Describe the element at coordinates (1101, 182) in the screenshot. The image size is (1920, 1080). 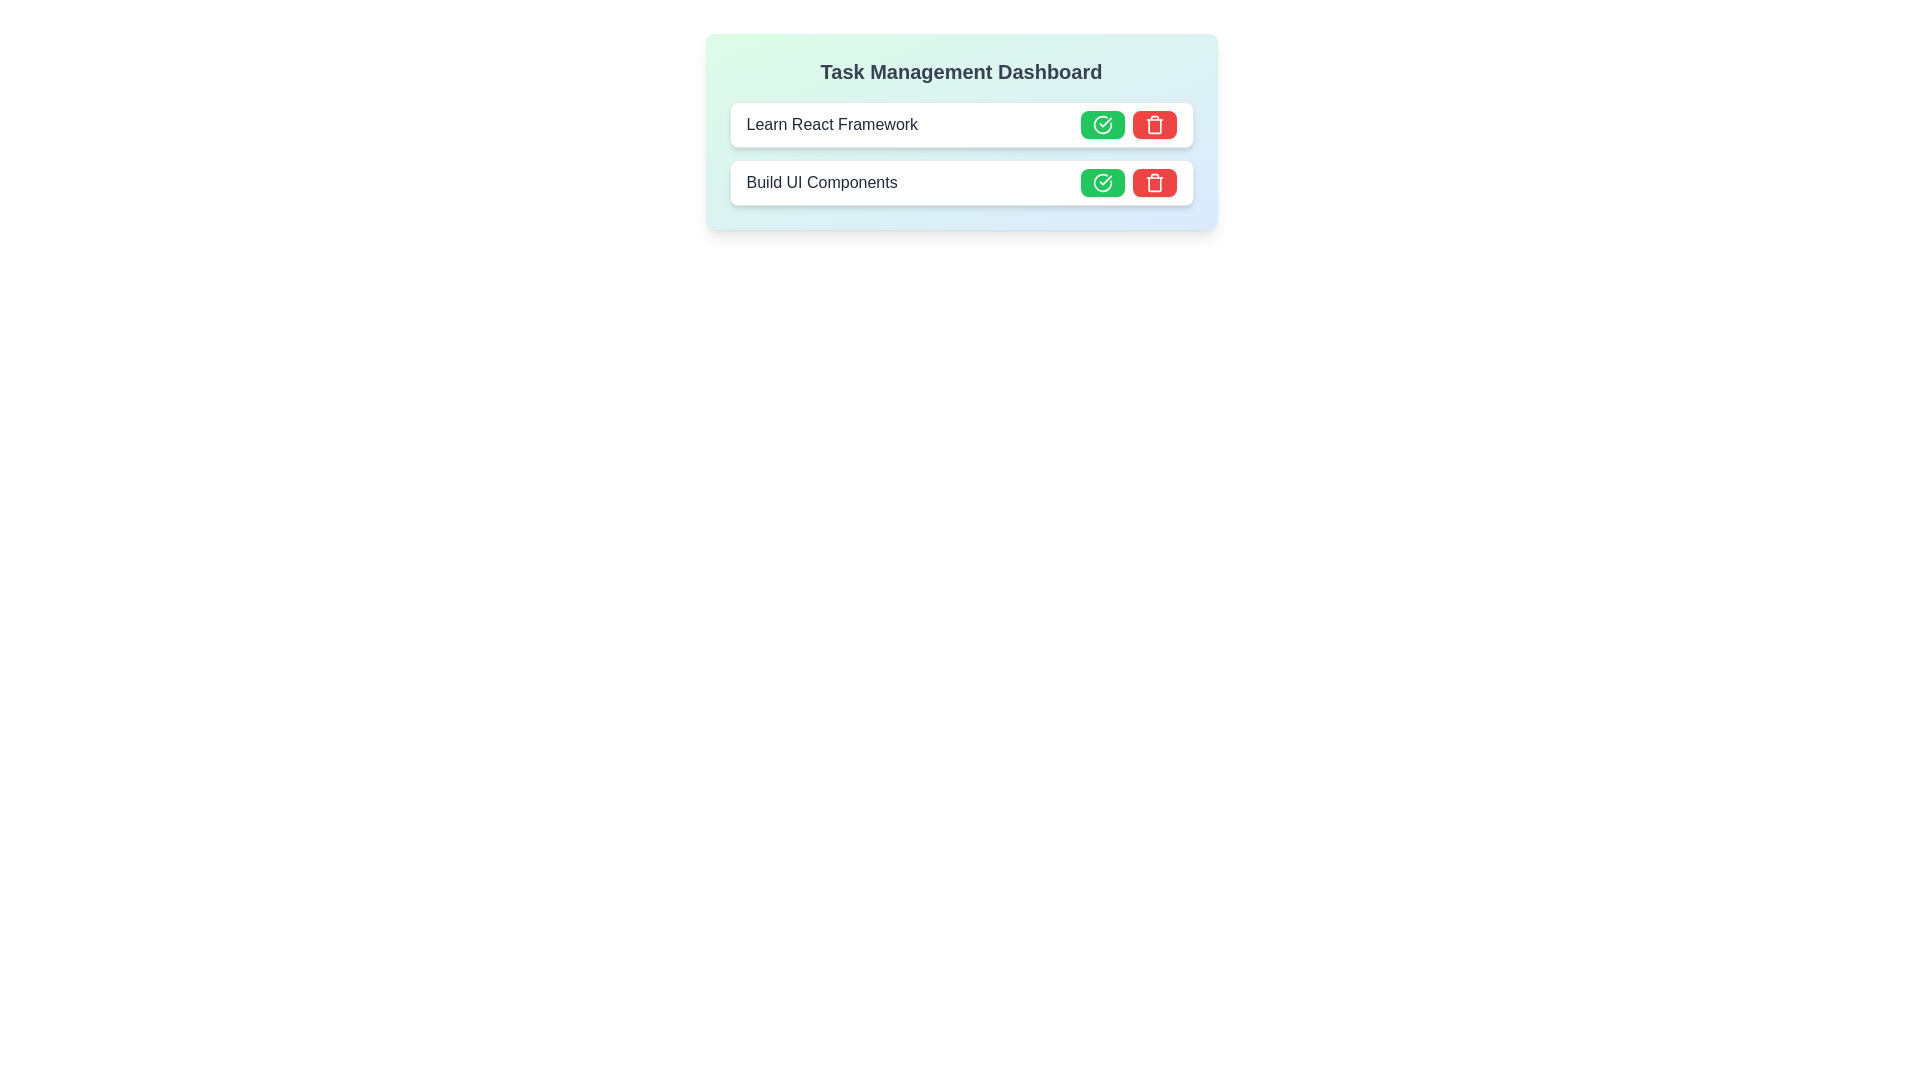
I see `the circular green icon with a white outline and checkmark inside, located in the second row of the task management dashboard, next to 'Build UI Components', to mark the task as done` at that location.